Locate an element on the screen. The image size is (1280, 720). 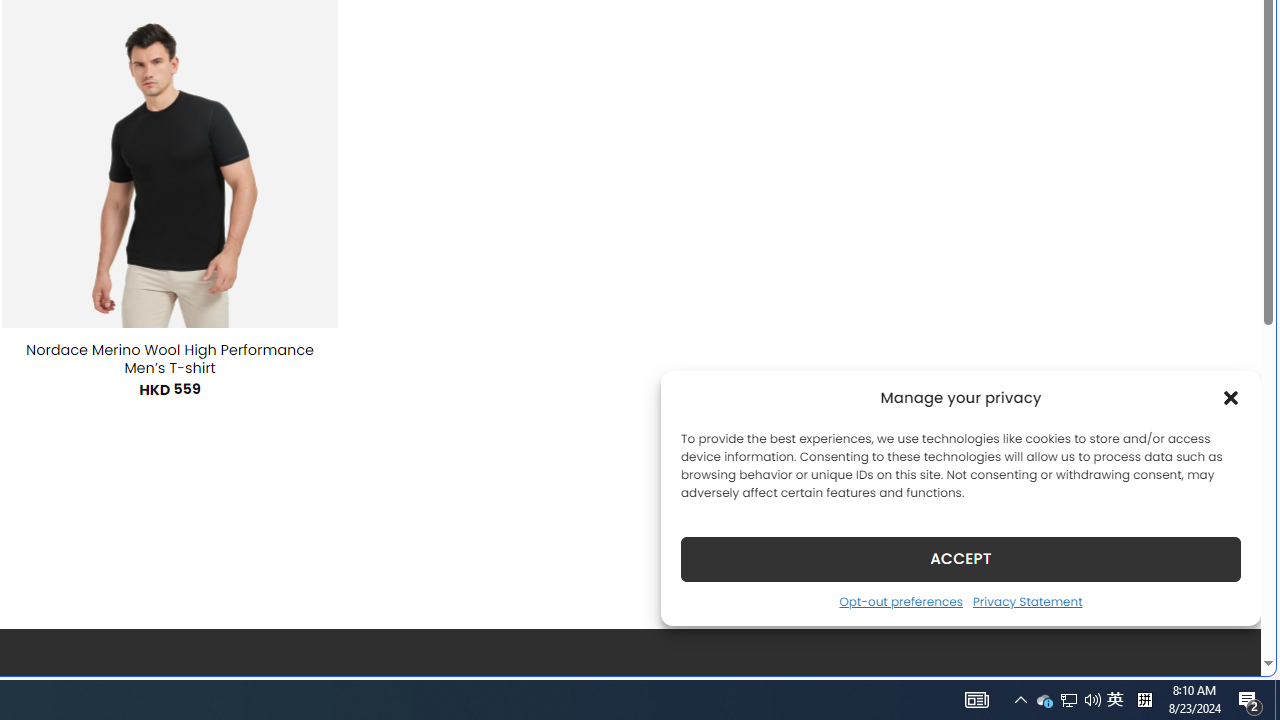
'ACCEPT' is located at coordinates (961, 558).